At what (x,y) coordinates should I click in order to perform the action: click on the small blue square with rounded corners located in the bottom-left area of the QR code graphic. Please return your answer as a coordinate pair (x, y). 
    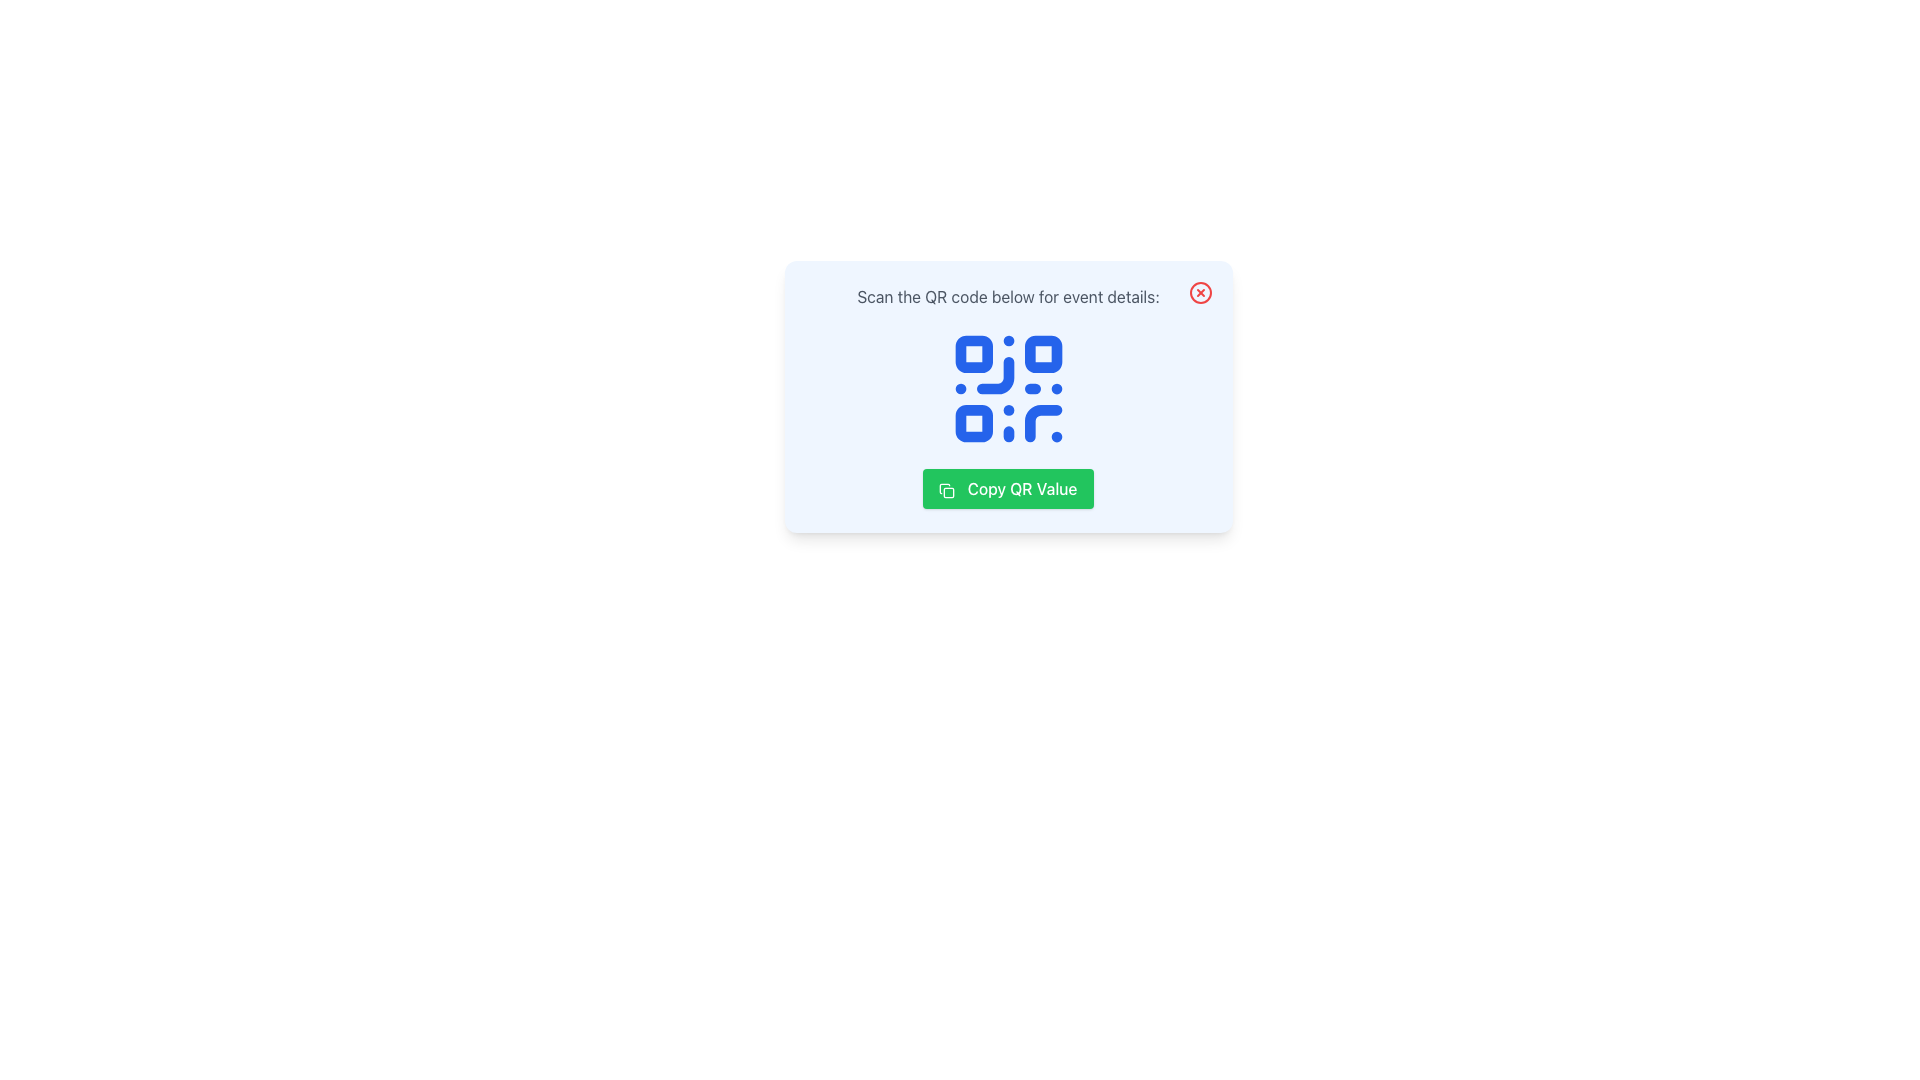
    Looking at the image, I should click on (973, 422).